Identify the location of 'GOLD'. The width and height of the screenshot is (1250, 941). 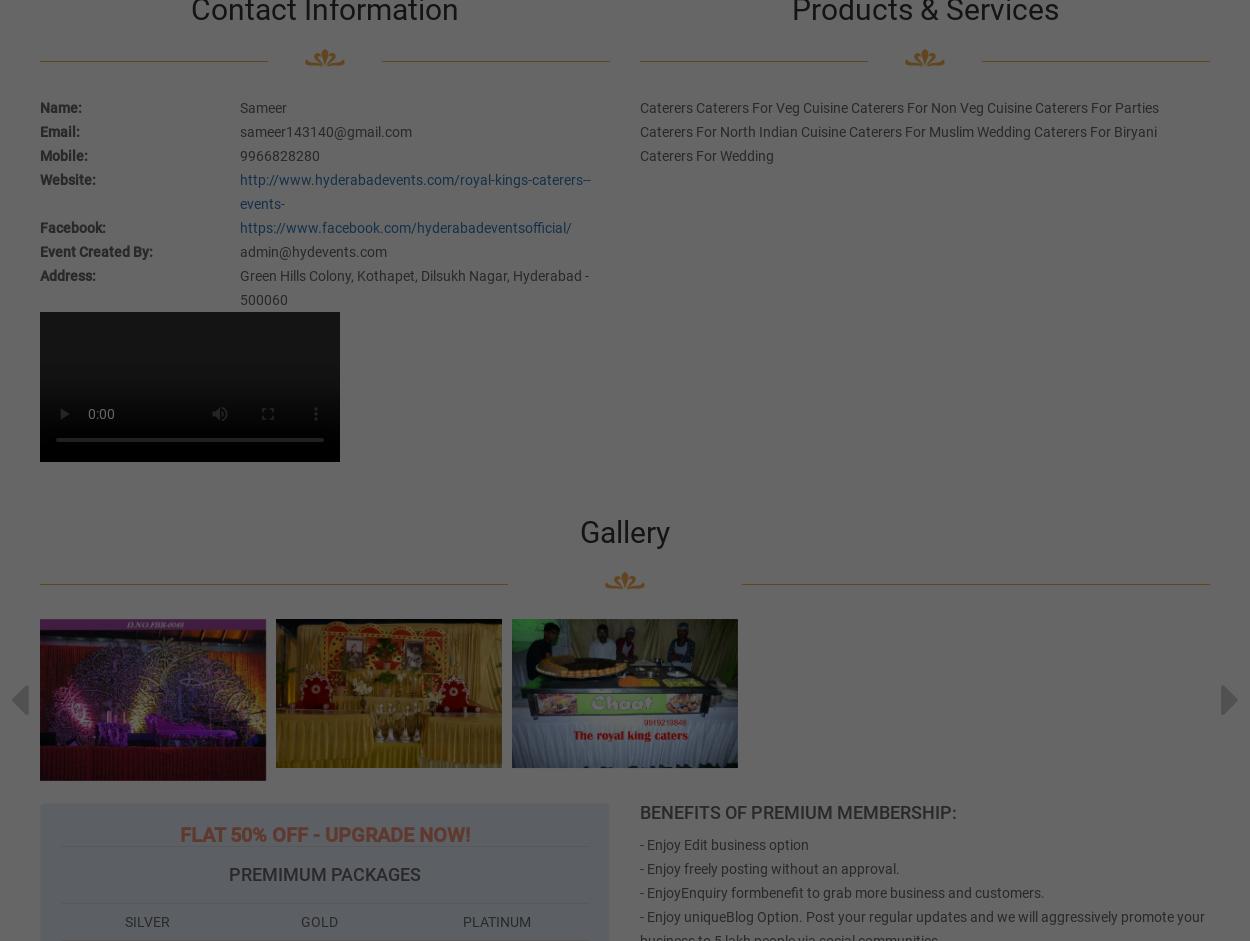
(318, 919).